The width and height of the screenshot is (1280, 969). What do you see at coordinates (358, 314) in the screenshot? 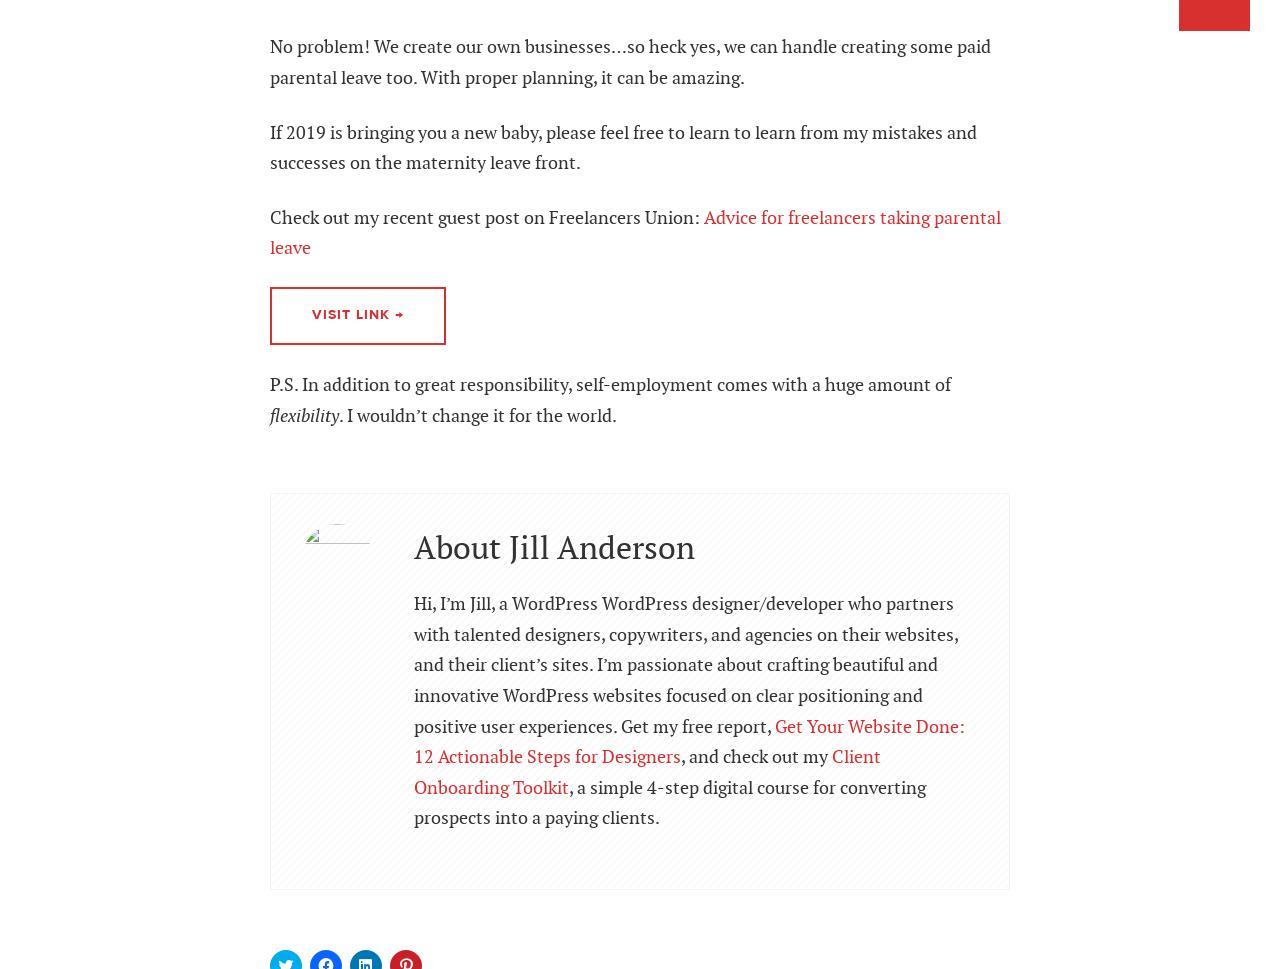
I see `'Visit Link →'` at bounding box center [358, 314].